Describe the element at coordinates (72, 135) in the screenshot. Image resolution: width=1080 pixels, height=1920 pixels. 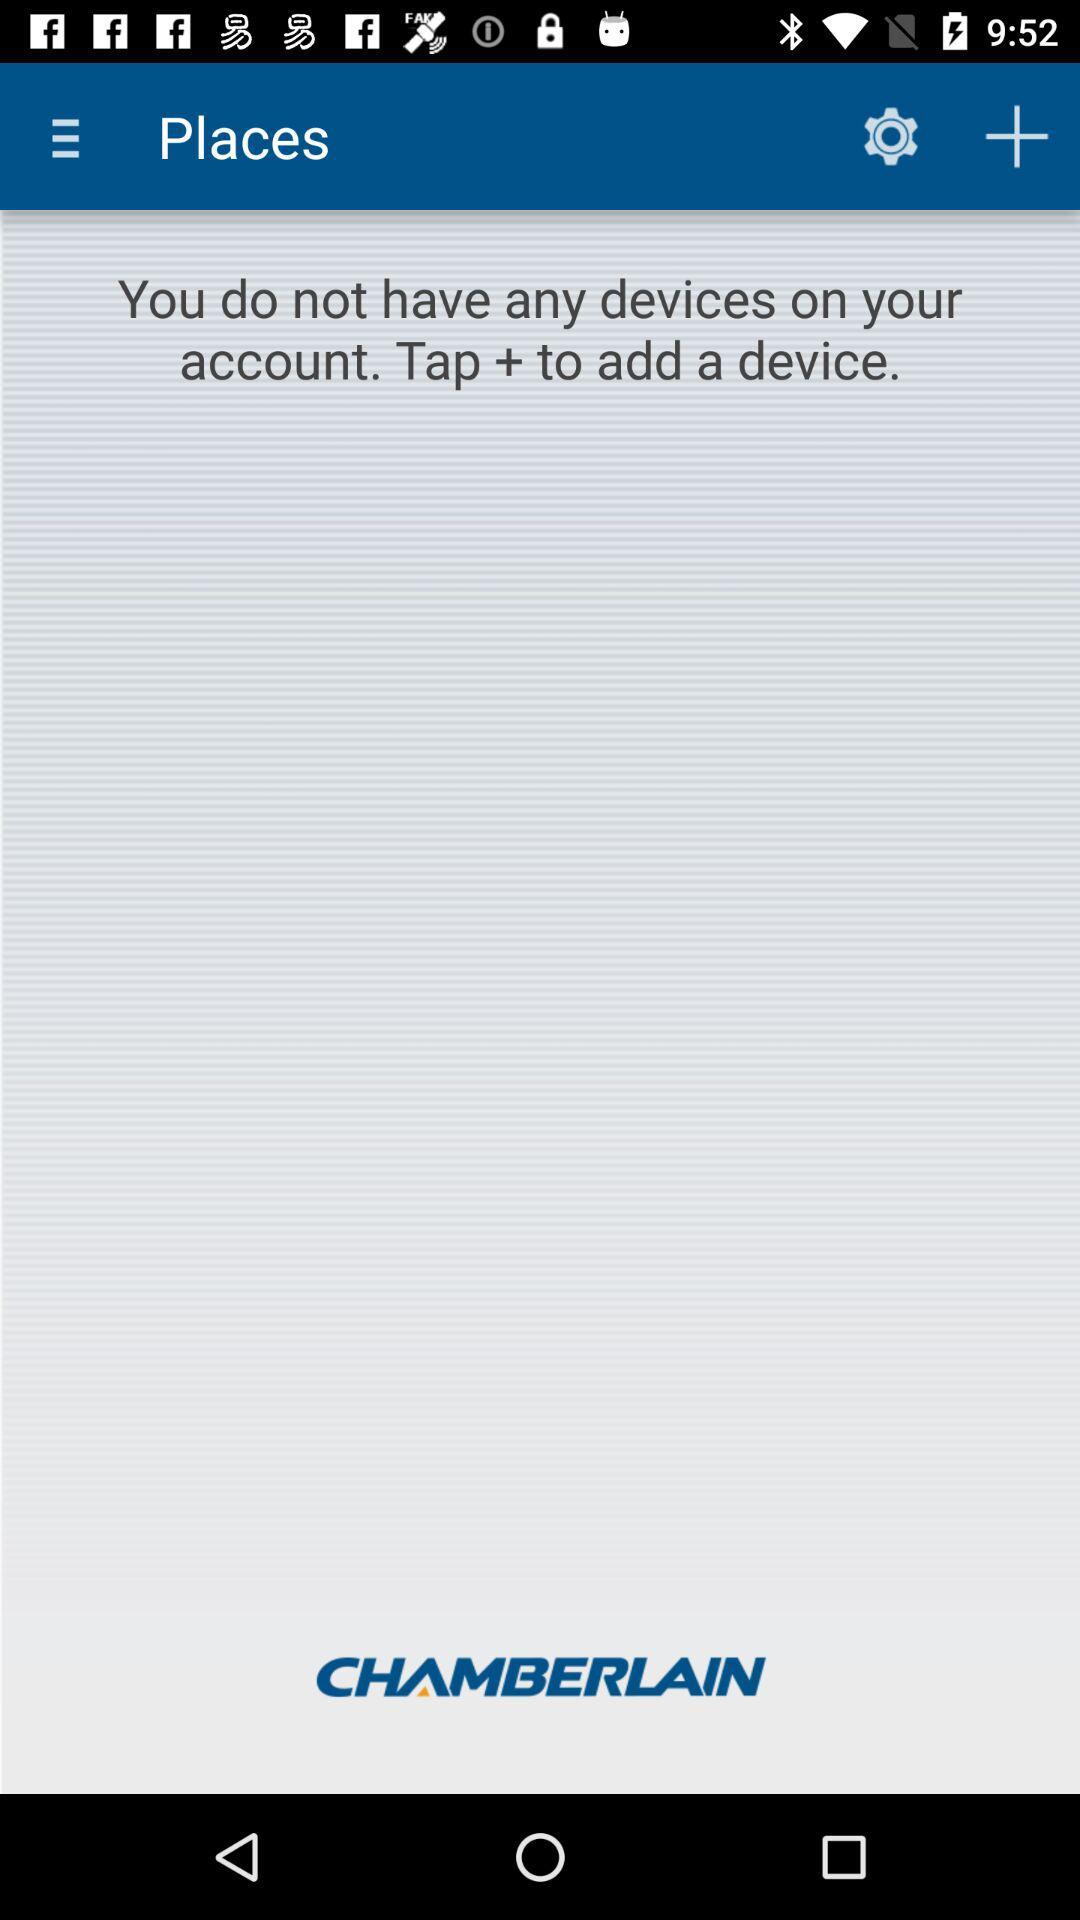
I see `the item next to the places` at that location.